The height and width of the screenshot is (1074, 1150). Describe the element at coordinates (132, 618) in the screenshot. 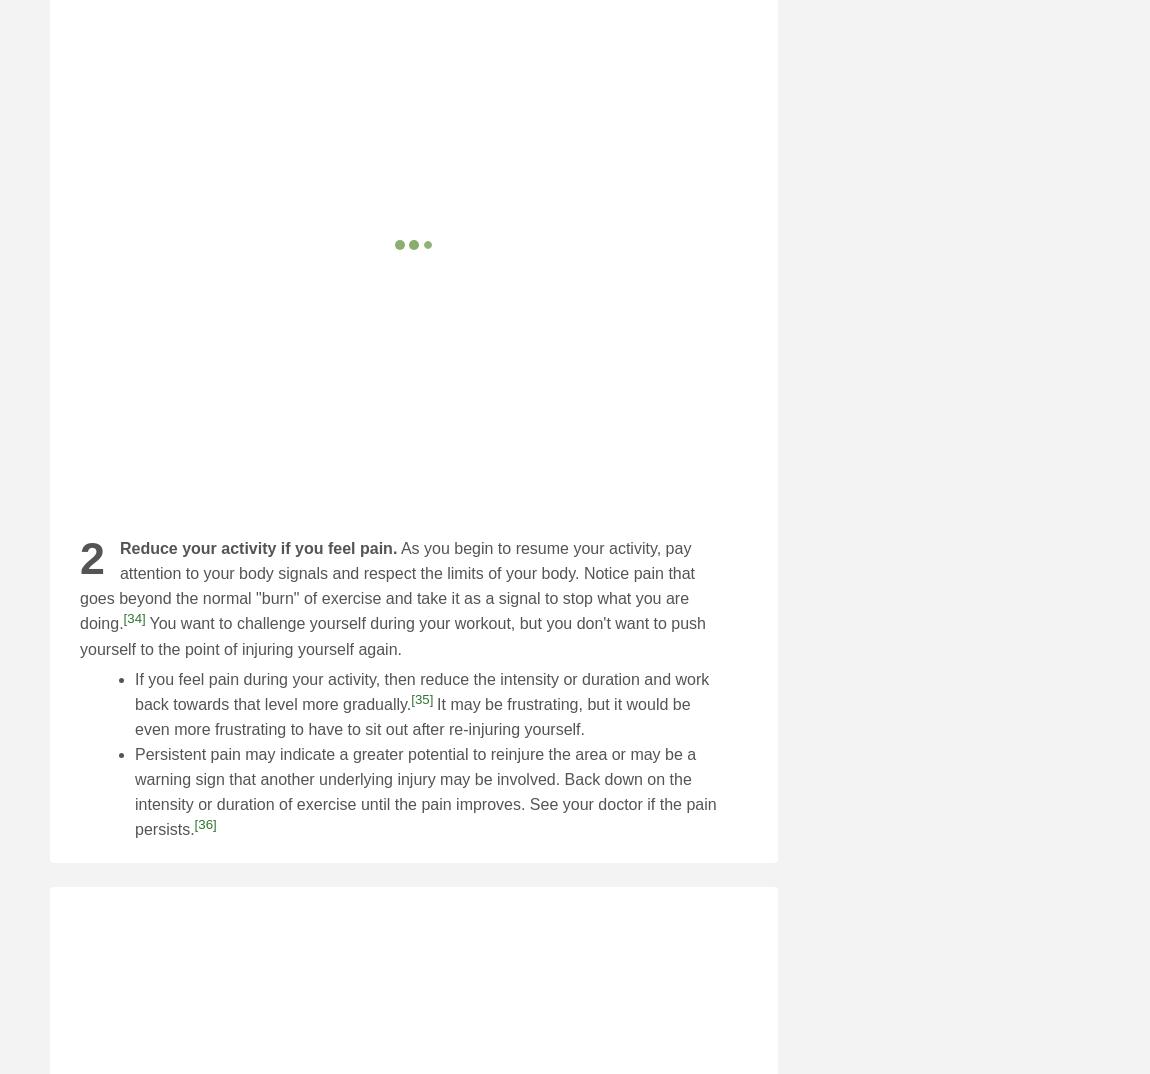

I see `'[34]'` at that location.